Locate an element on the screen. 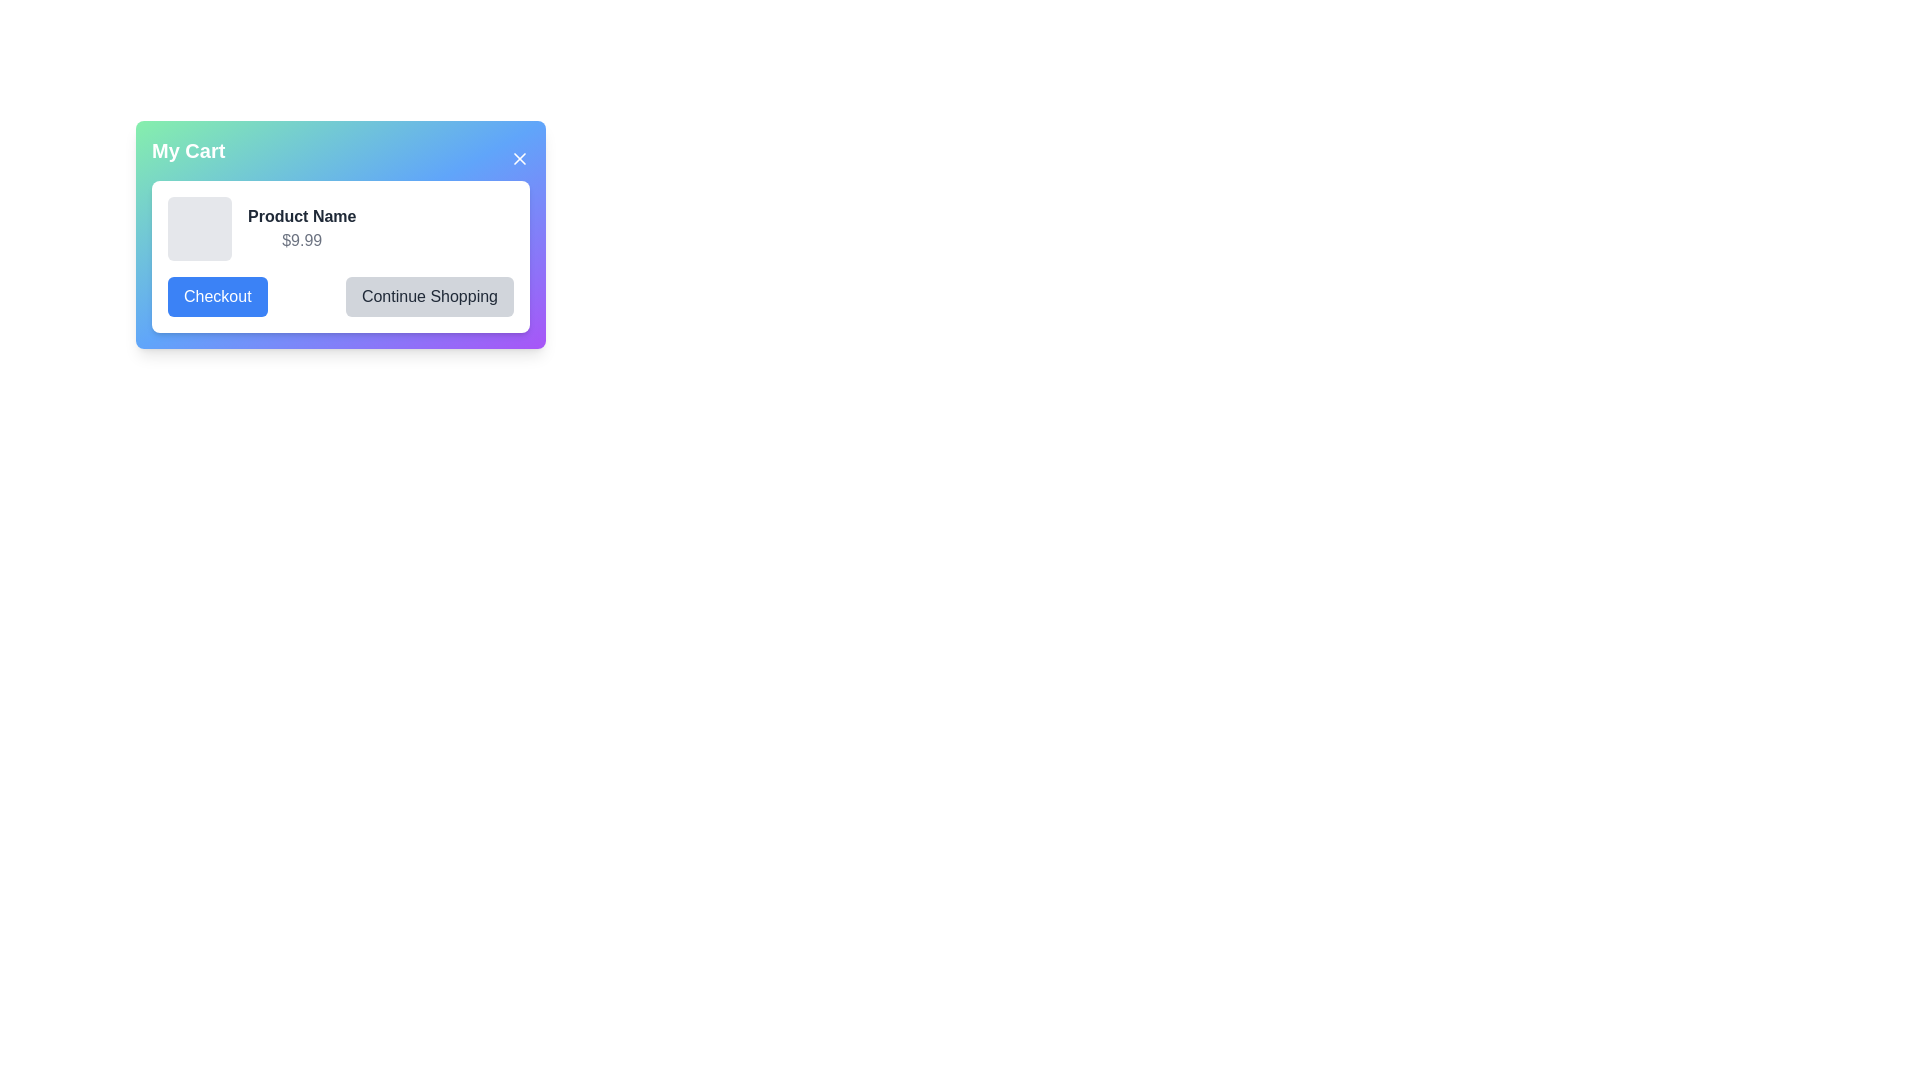 The height and width of the screenshot is (1080, 1920). the Text Label indicating 'My Cart' located at the top of the modal window is located at coordinates (188, 149).